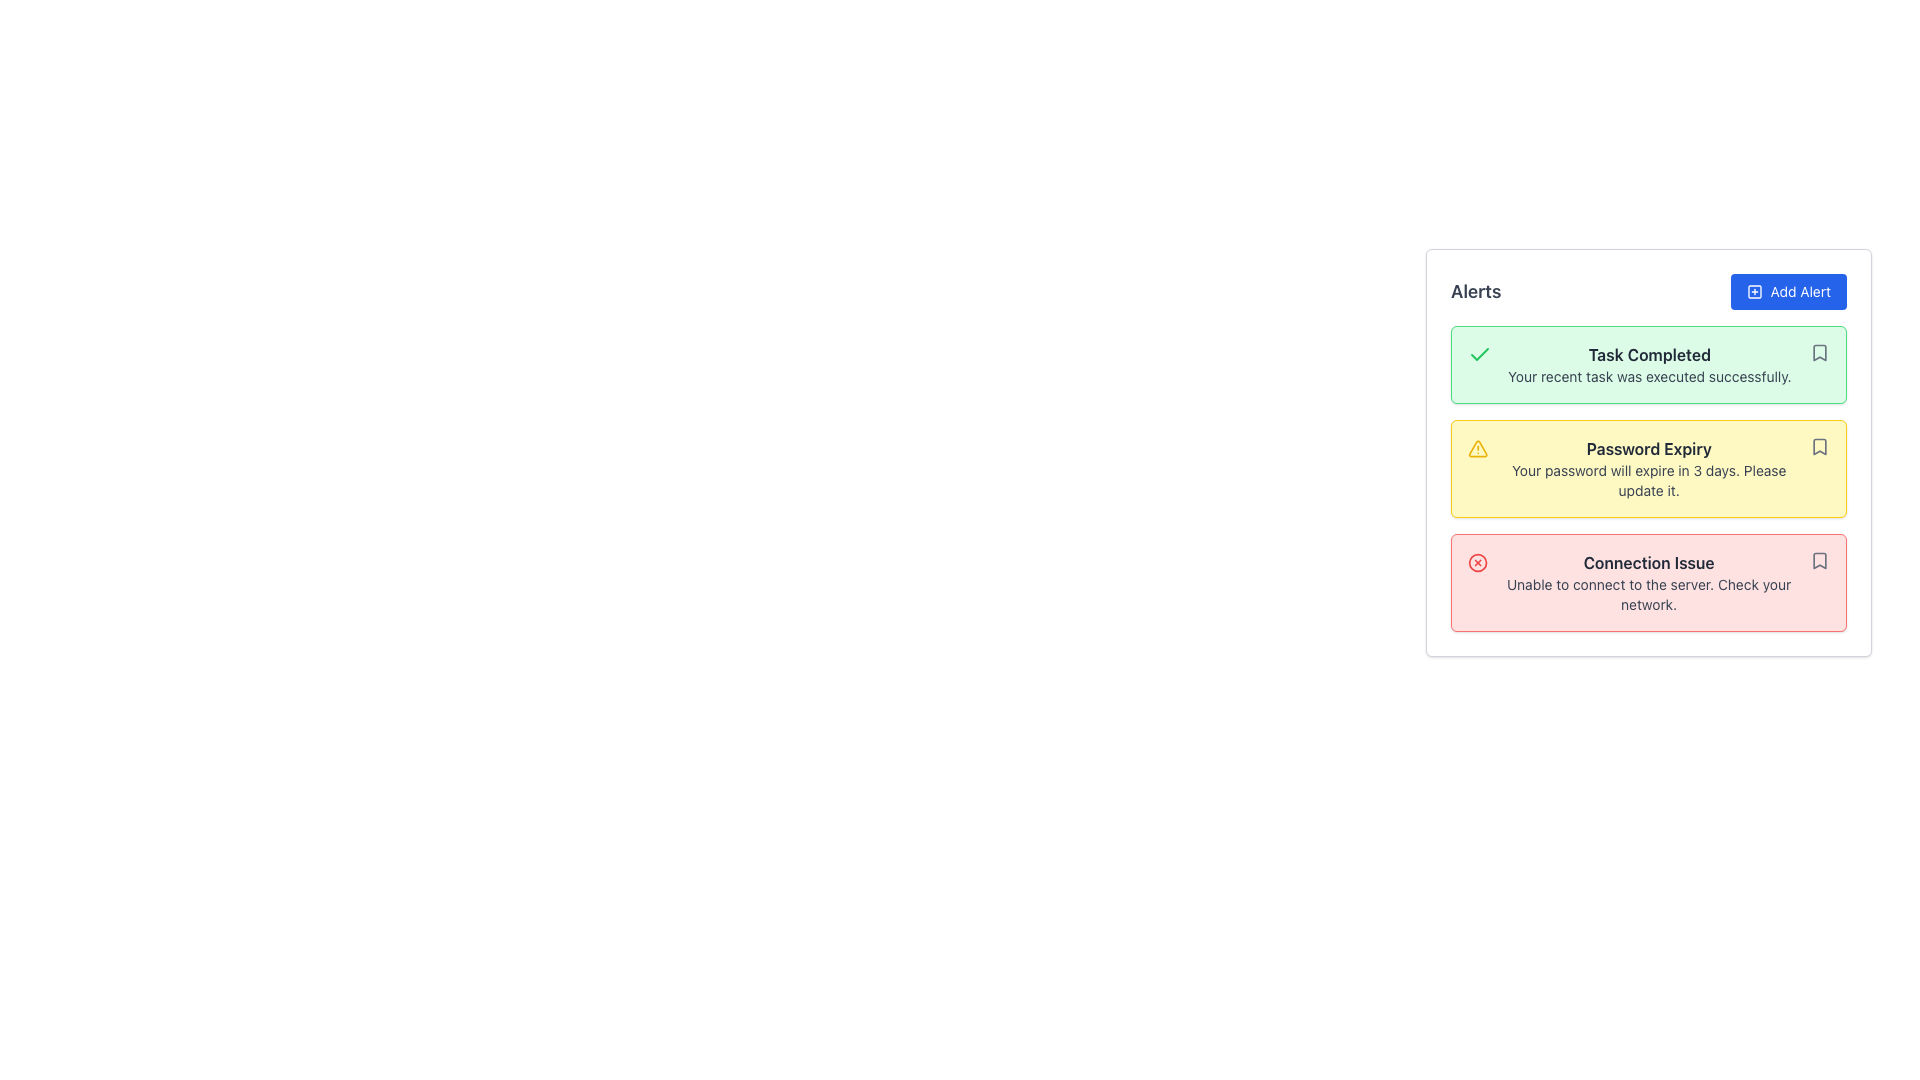 The image size is (1920, 1080). What do you see at coordinates (1753, 292) in the screenshot?
I see `the small blue square icon with a white border containing a plus symbol, located within the 'Add Alert' button in the top-right corner of the 'Alerts' section` at bounding box center [1753, 292].